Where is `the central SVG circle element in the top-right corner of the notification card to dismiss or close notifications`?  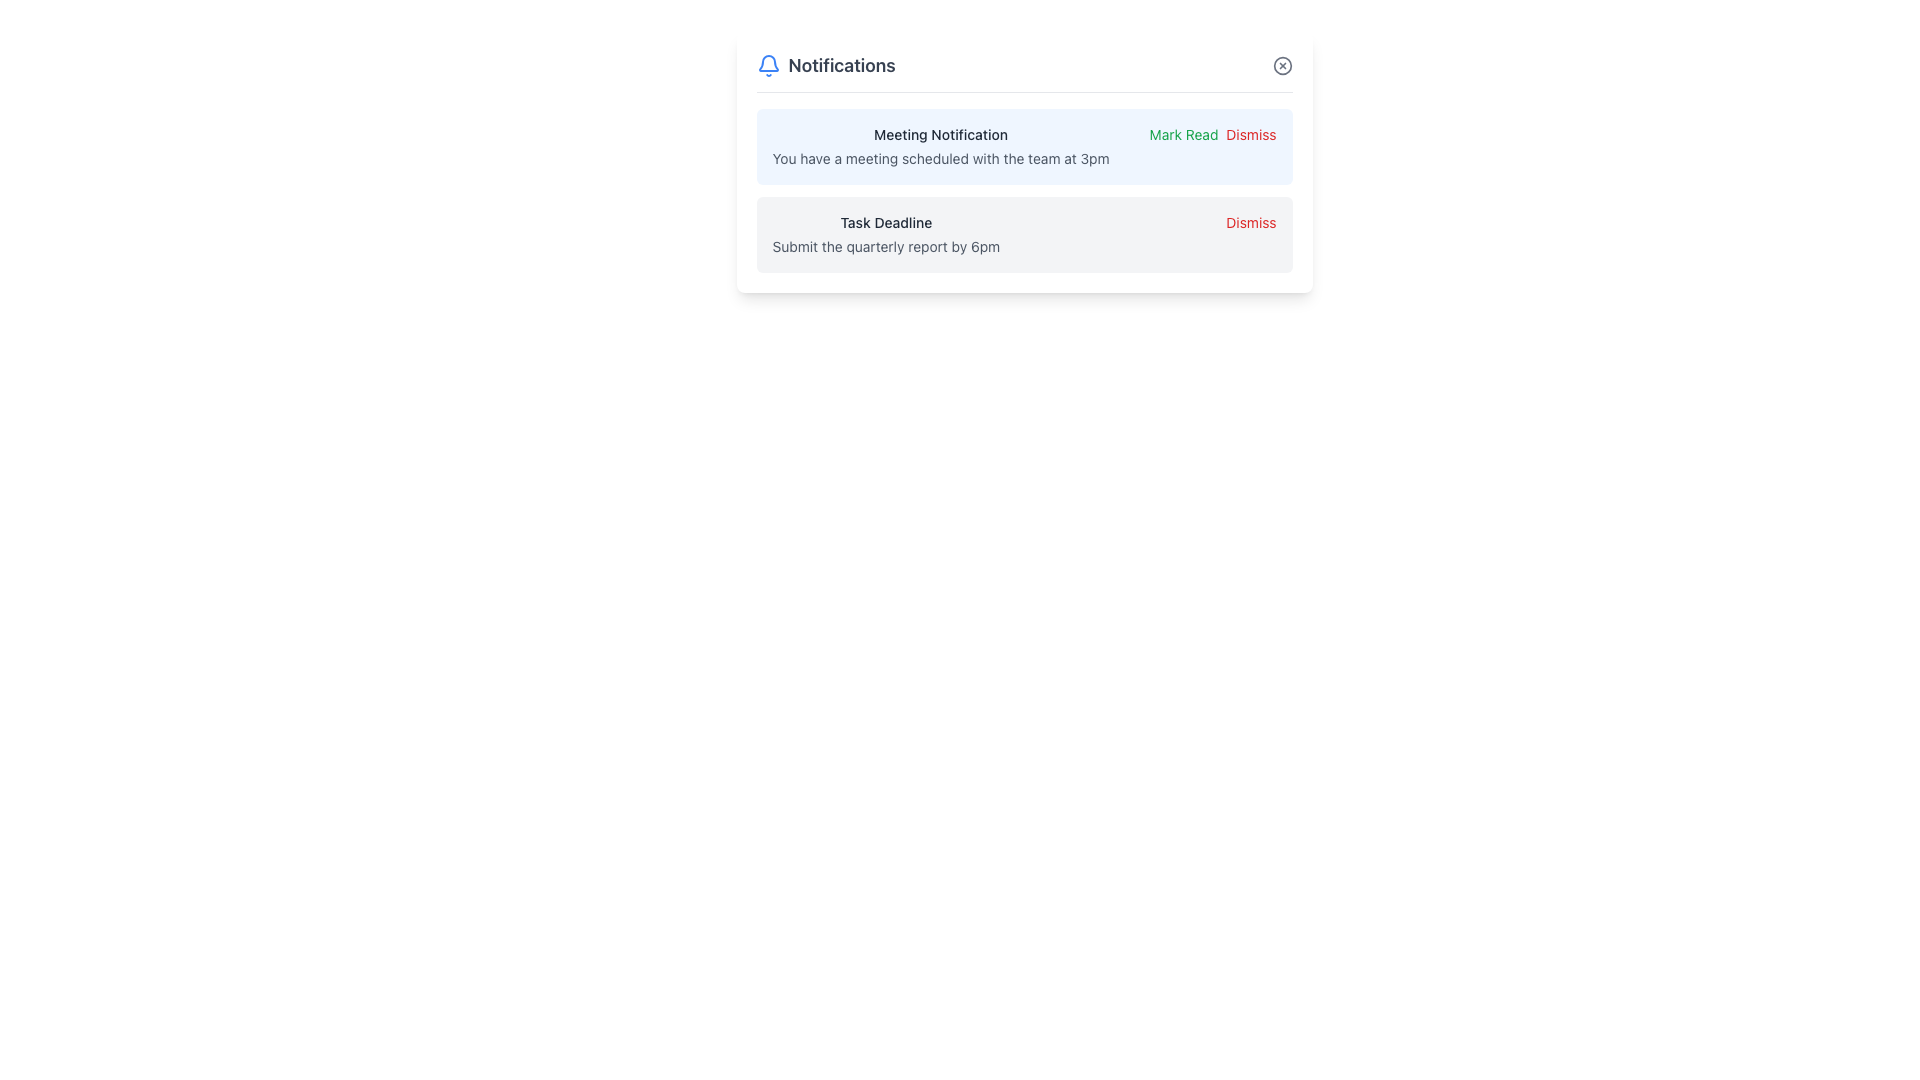
the central SVG circle element in the top-right corner of the notification card to dismiss or close notifications is located at coordinates (1282, 64).